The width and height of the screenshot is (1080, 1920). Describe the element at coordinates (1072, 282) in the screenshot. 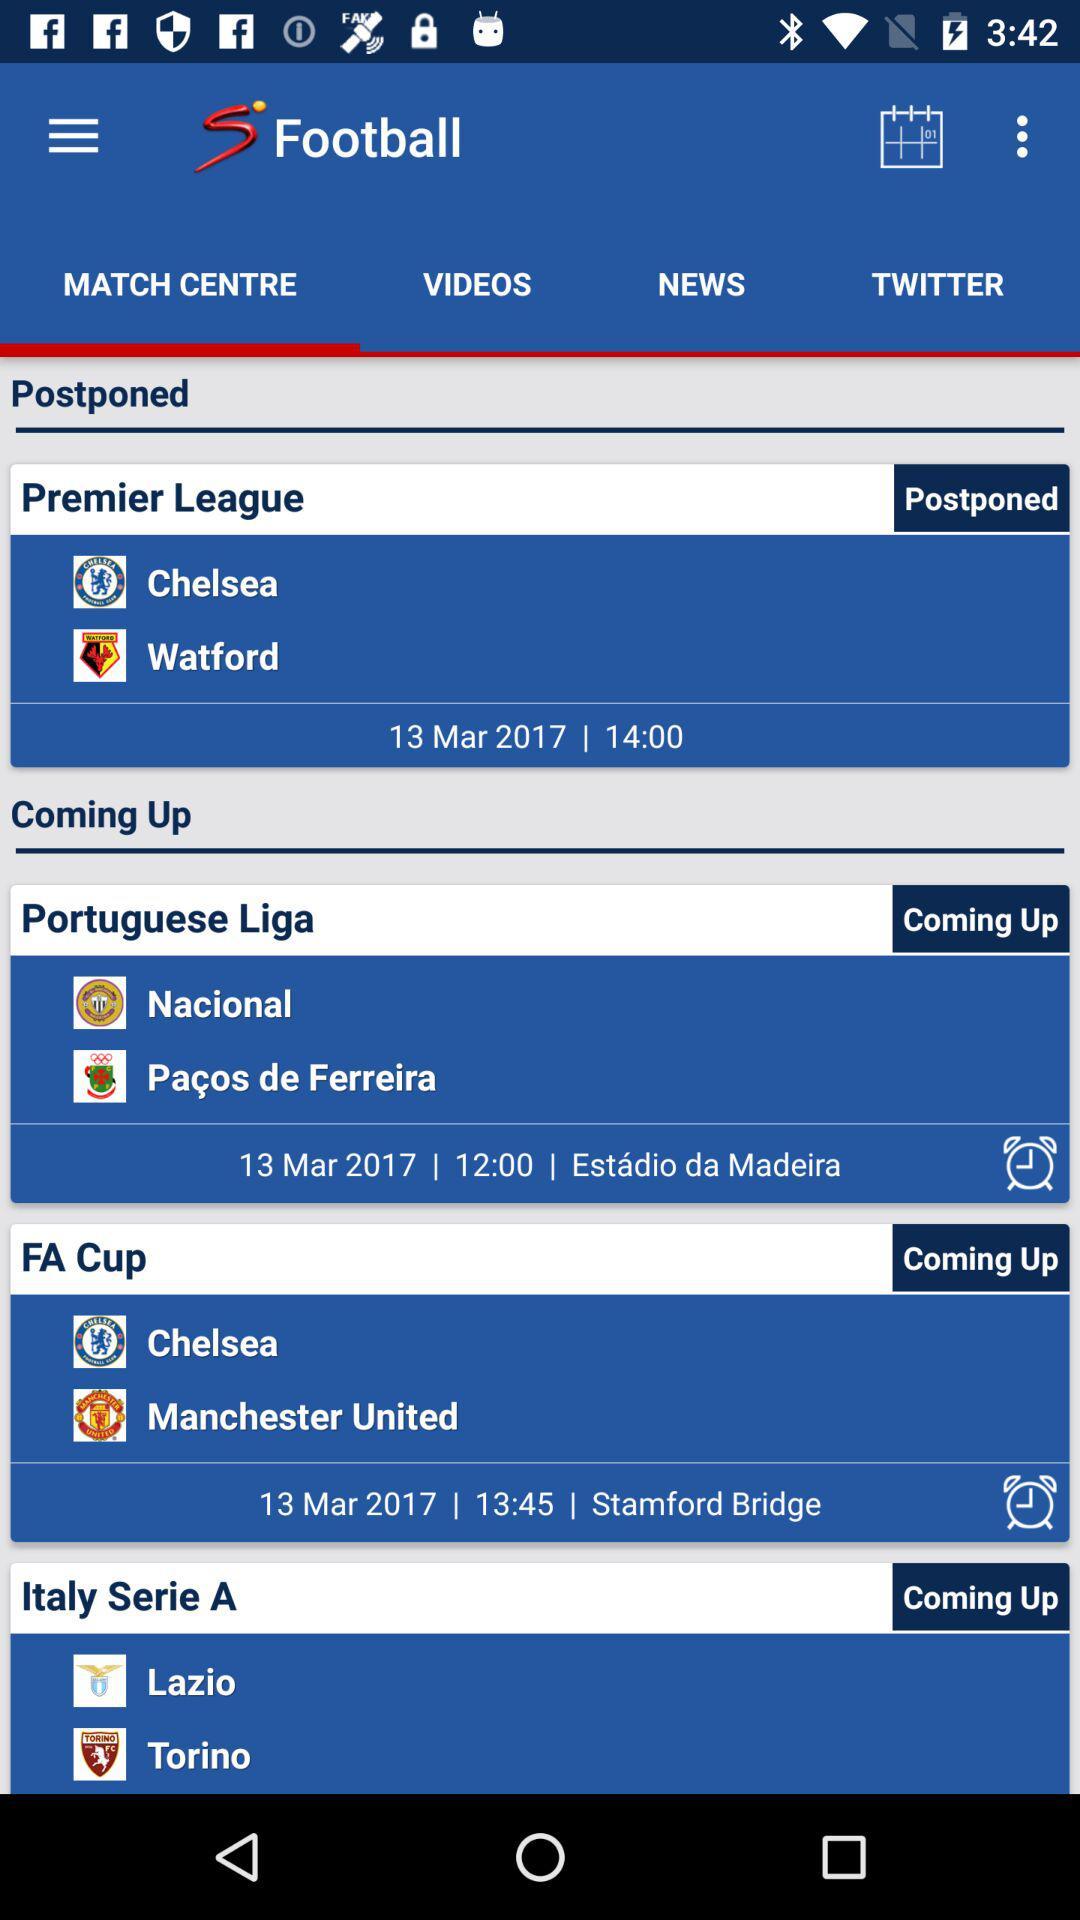

I see `chat` at that location.